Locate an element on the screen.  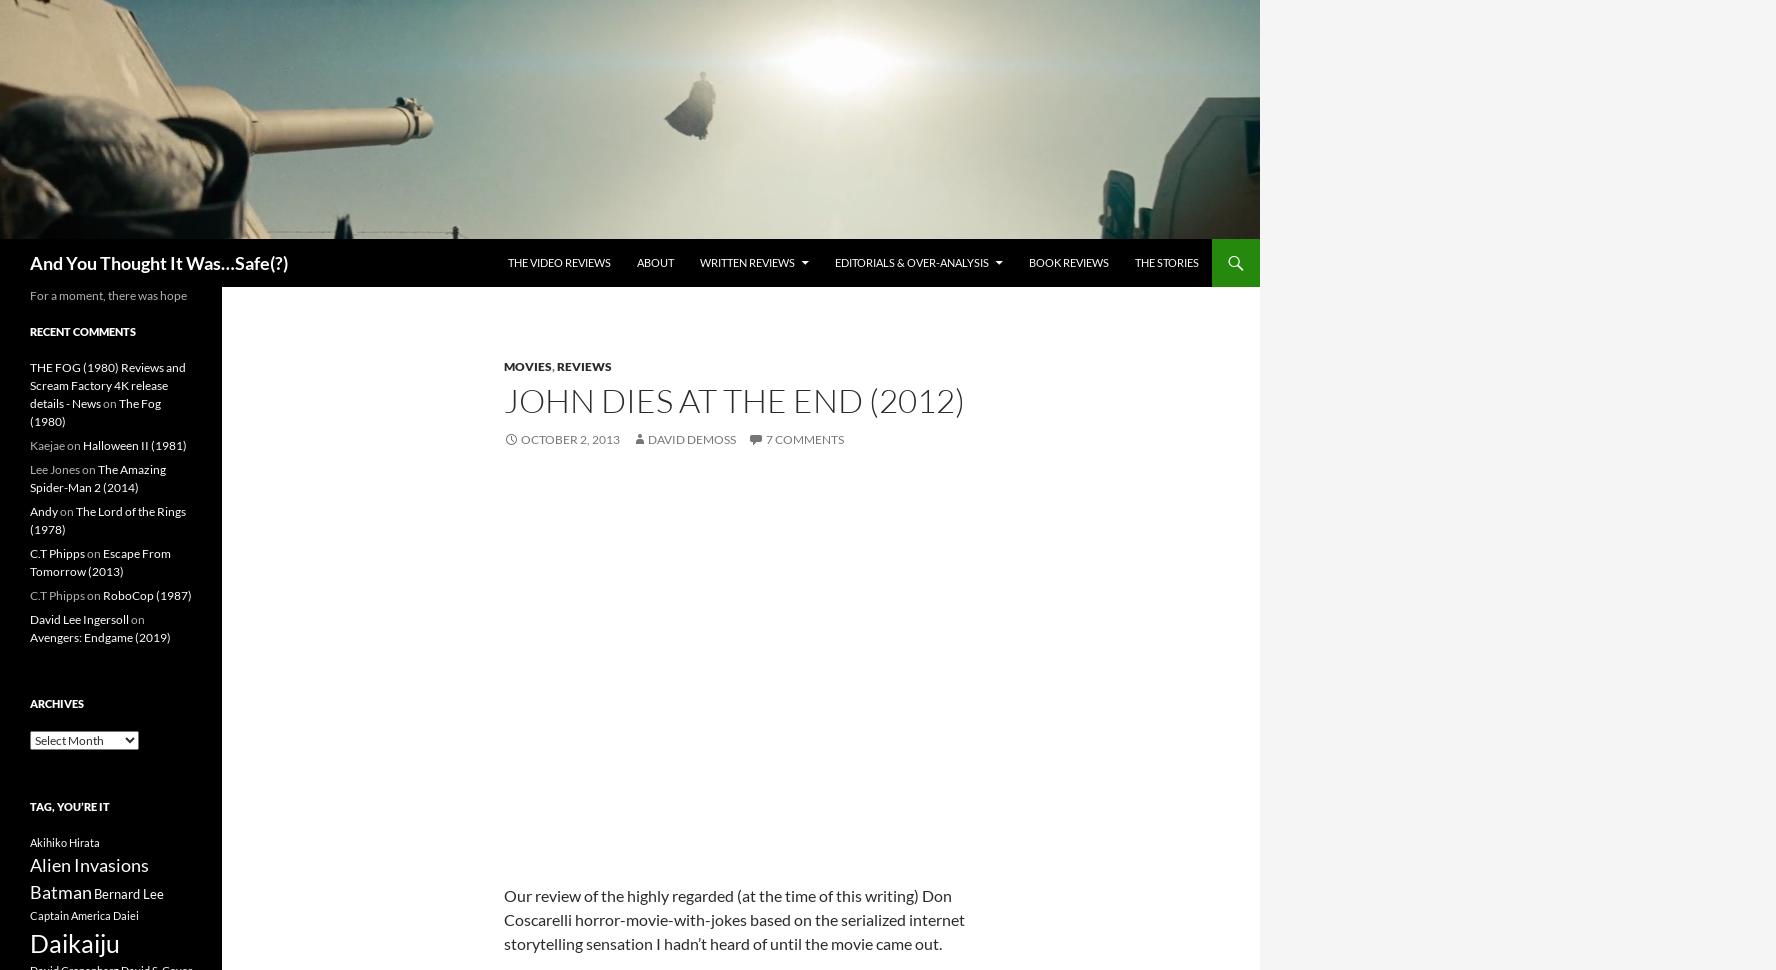
'Akihiko Hirata' is located at coordinates (64, 841).